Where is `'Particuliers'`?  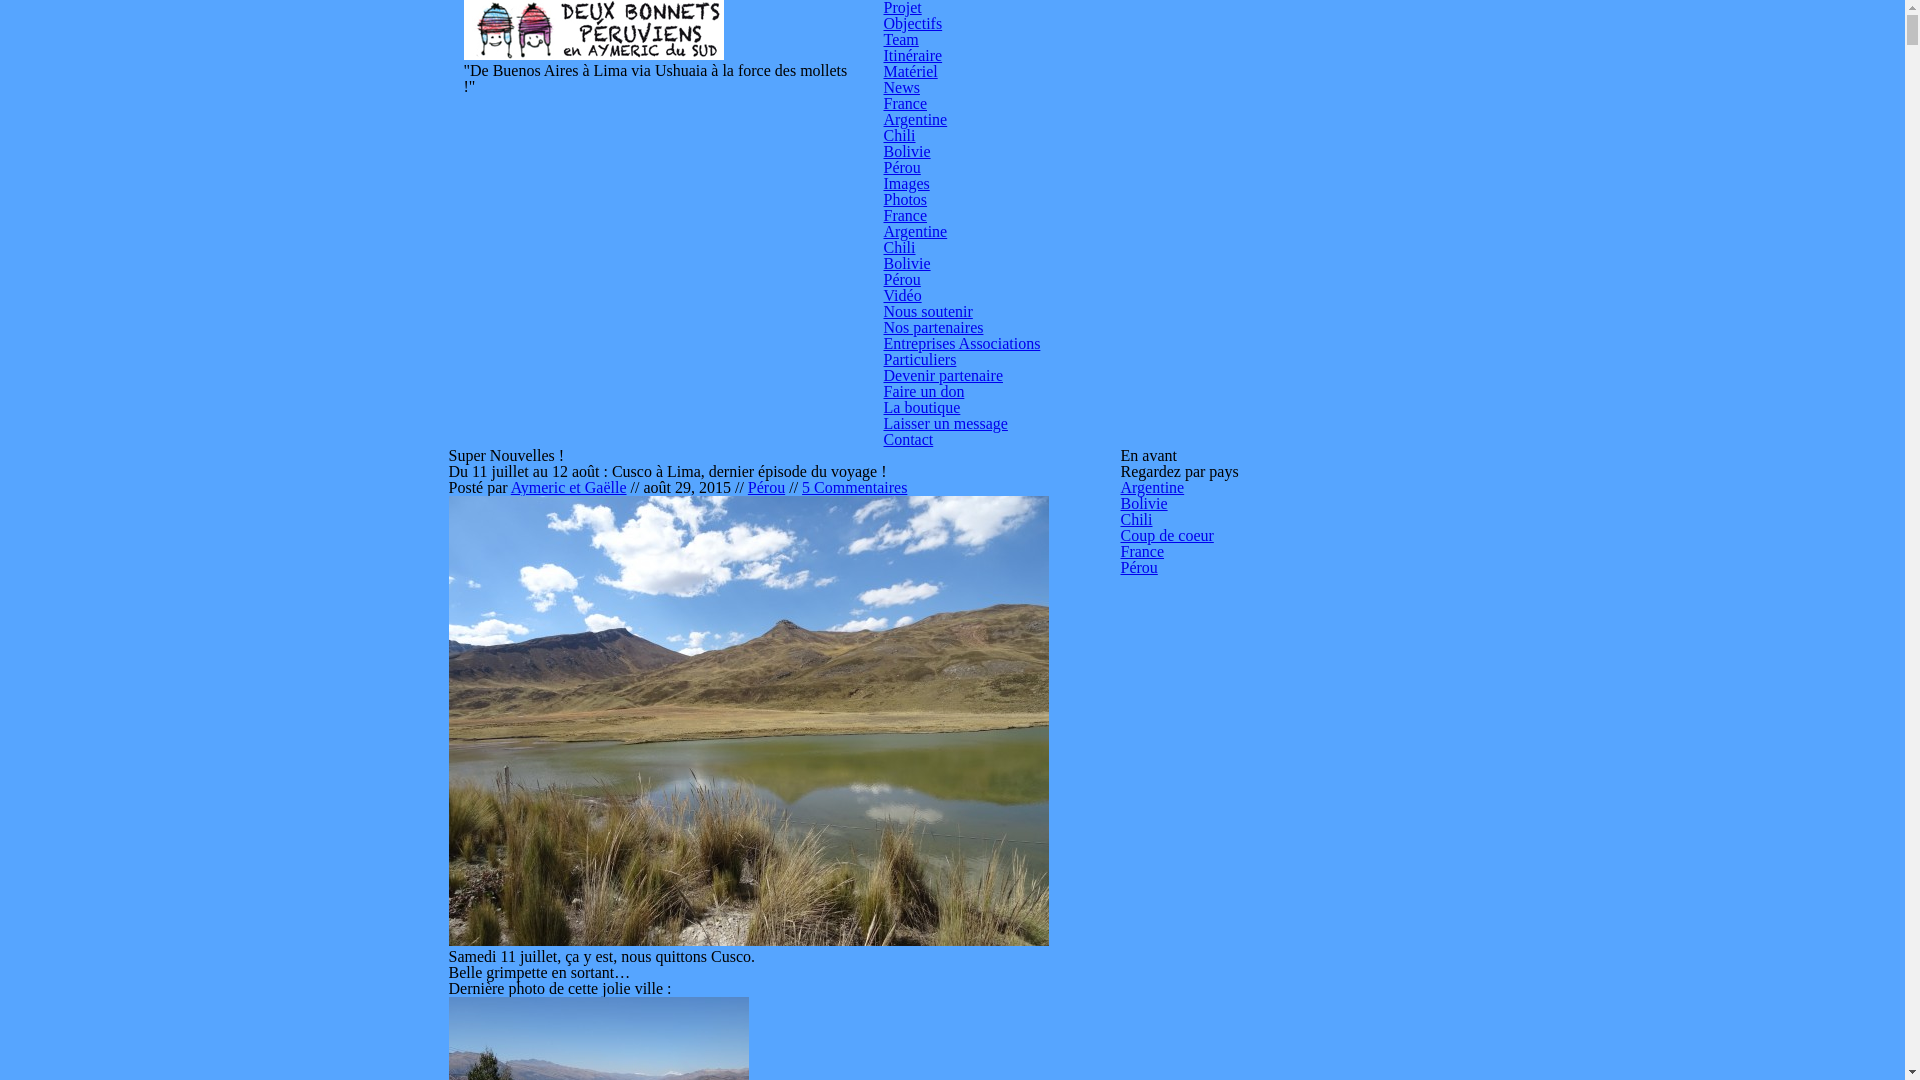
'Particuliers' is located at coordinates (919, 358).